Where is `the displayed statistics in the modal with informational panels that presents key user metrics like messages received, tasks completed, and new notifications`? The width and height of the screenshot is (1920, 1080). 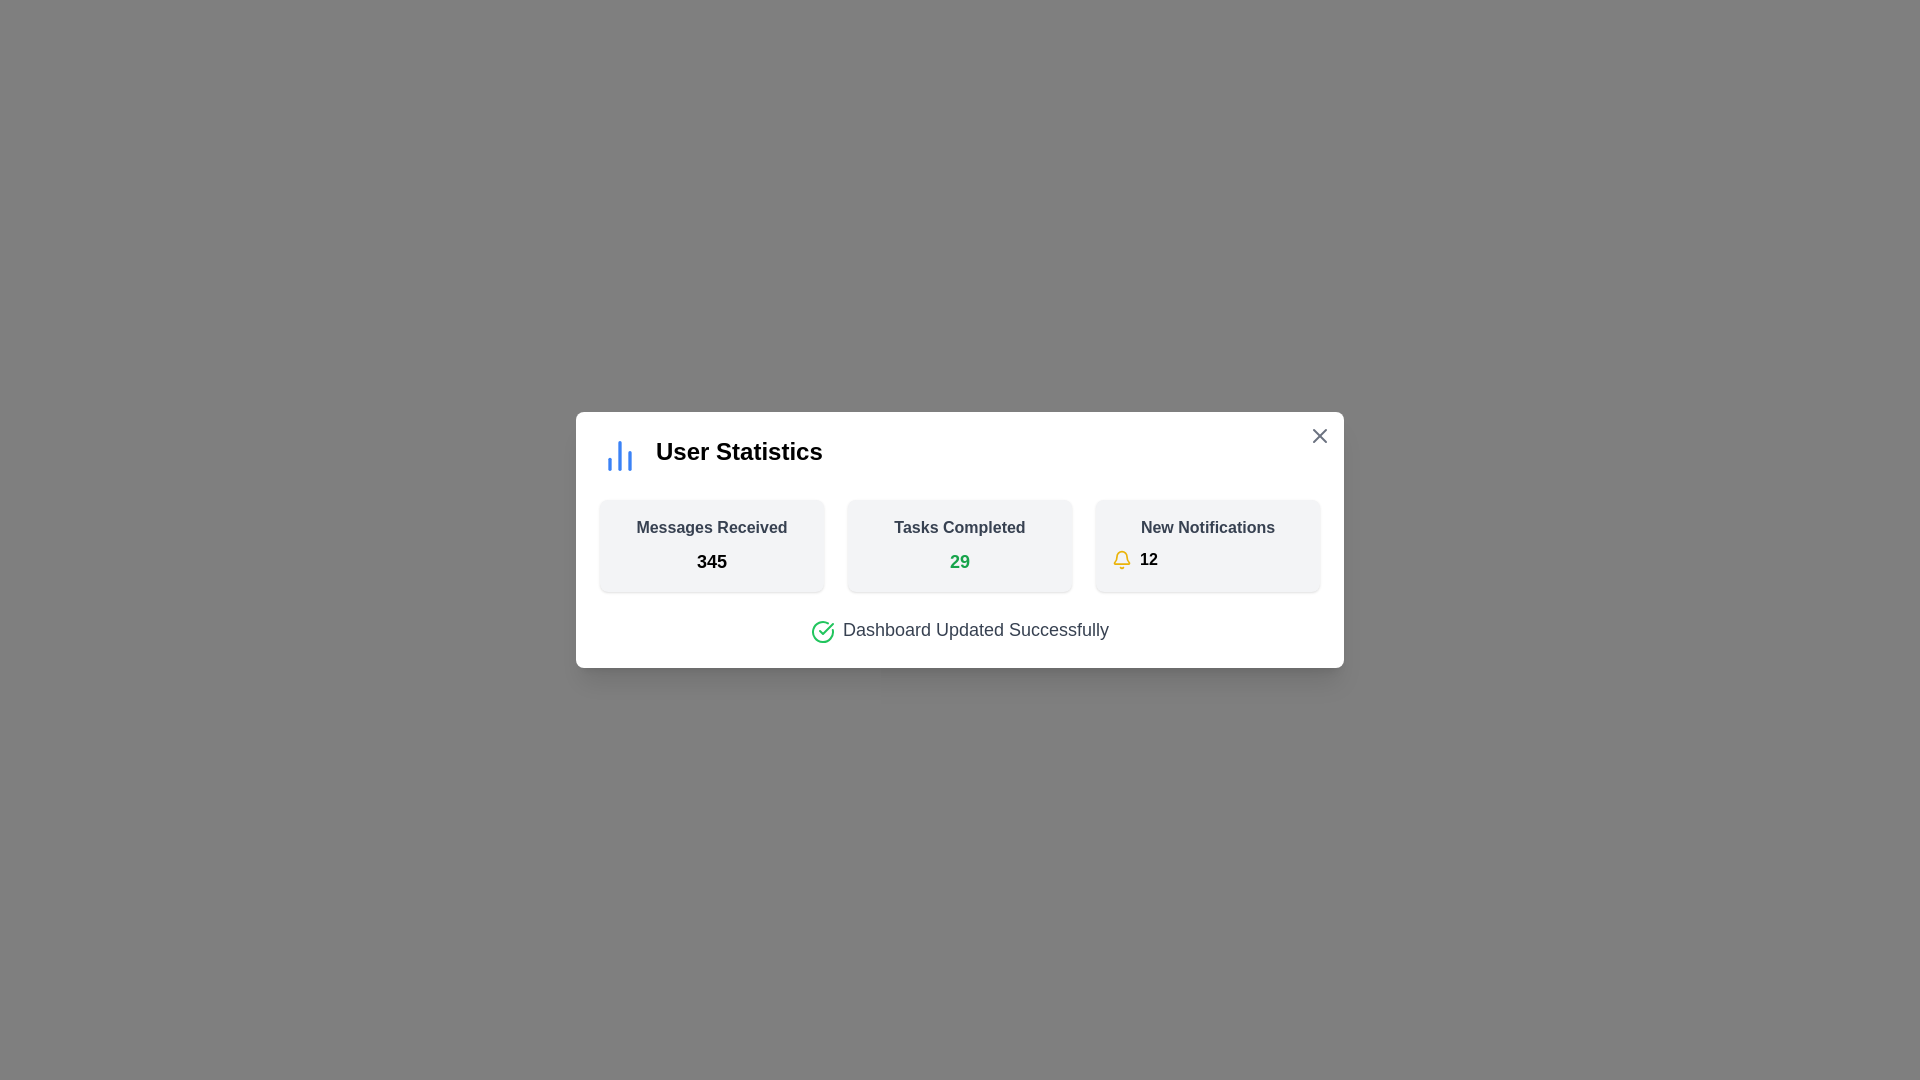
the displayed statistics in the modal with informational panels that presents key user metrics like messages received, tasks completed, and new notifications is located at coordinates (960, 540).